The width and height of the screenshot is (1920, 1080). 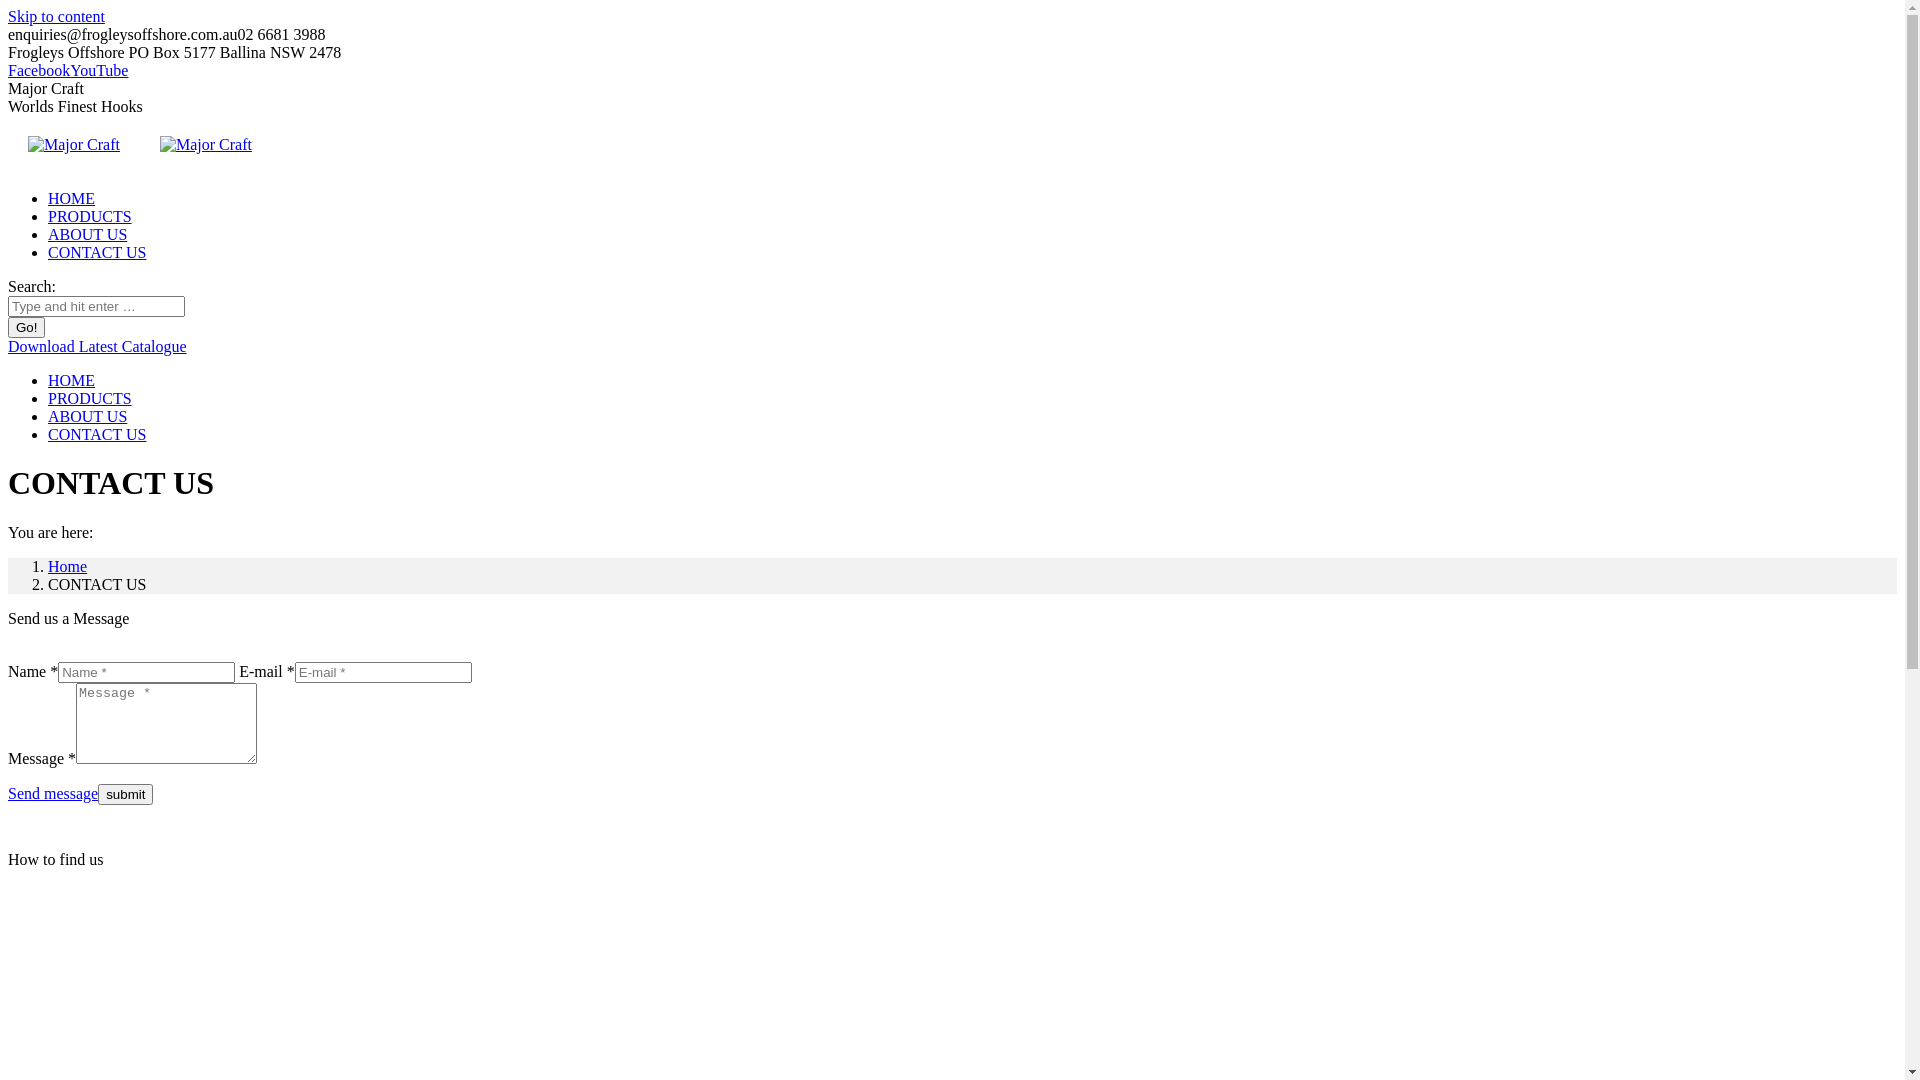 I want to click on 'CONTACT US', so click(x=48, y=251).